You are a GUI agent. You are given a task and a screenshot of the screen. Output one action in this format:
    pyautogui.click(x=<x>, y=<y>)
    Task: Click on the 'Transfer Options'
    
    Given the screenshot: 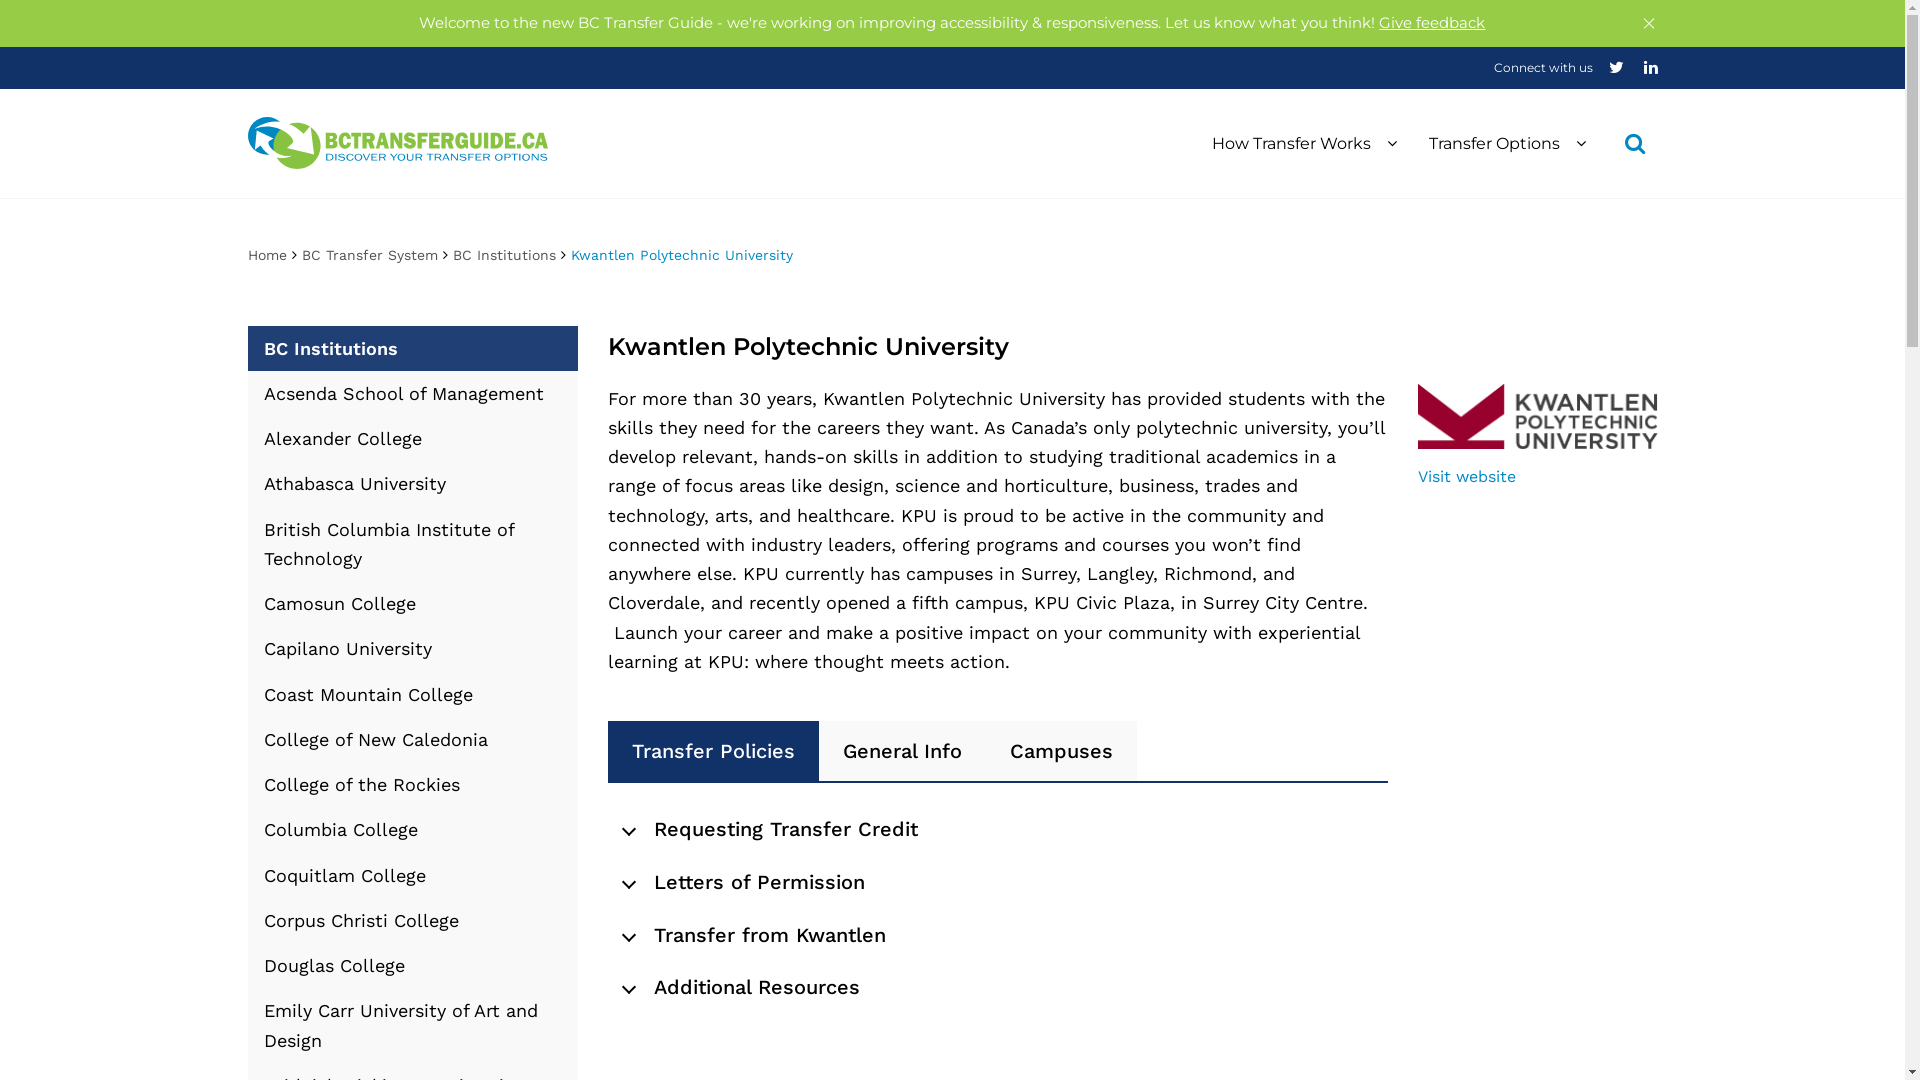 What is the action you would take?
    pyautogui.click(x=1506, y=141)
    